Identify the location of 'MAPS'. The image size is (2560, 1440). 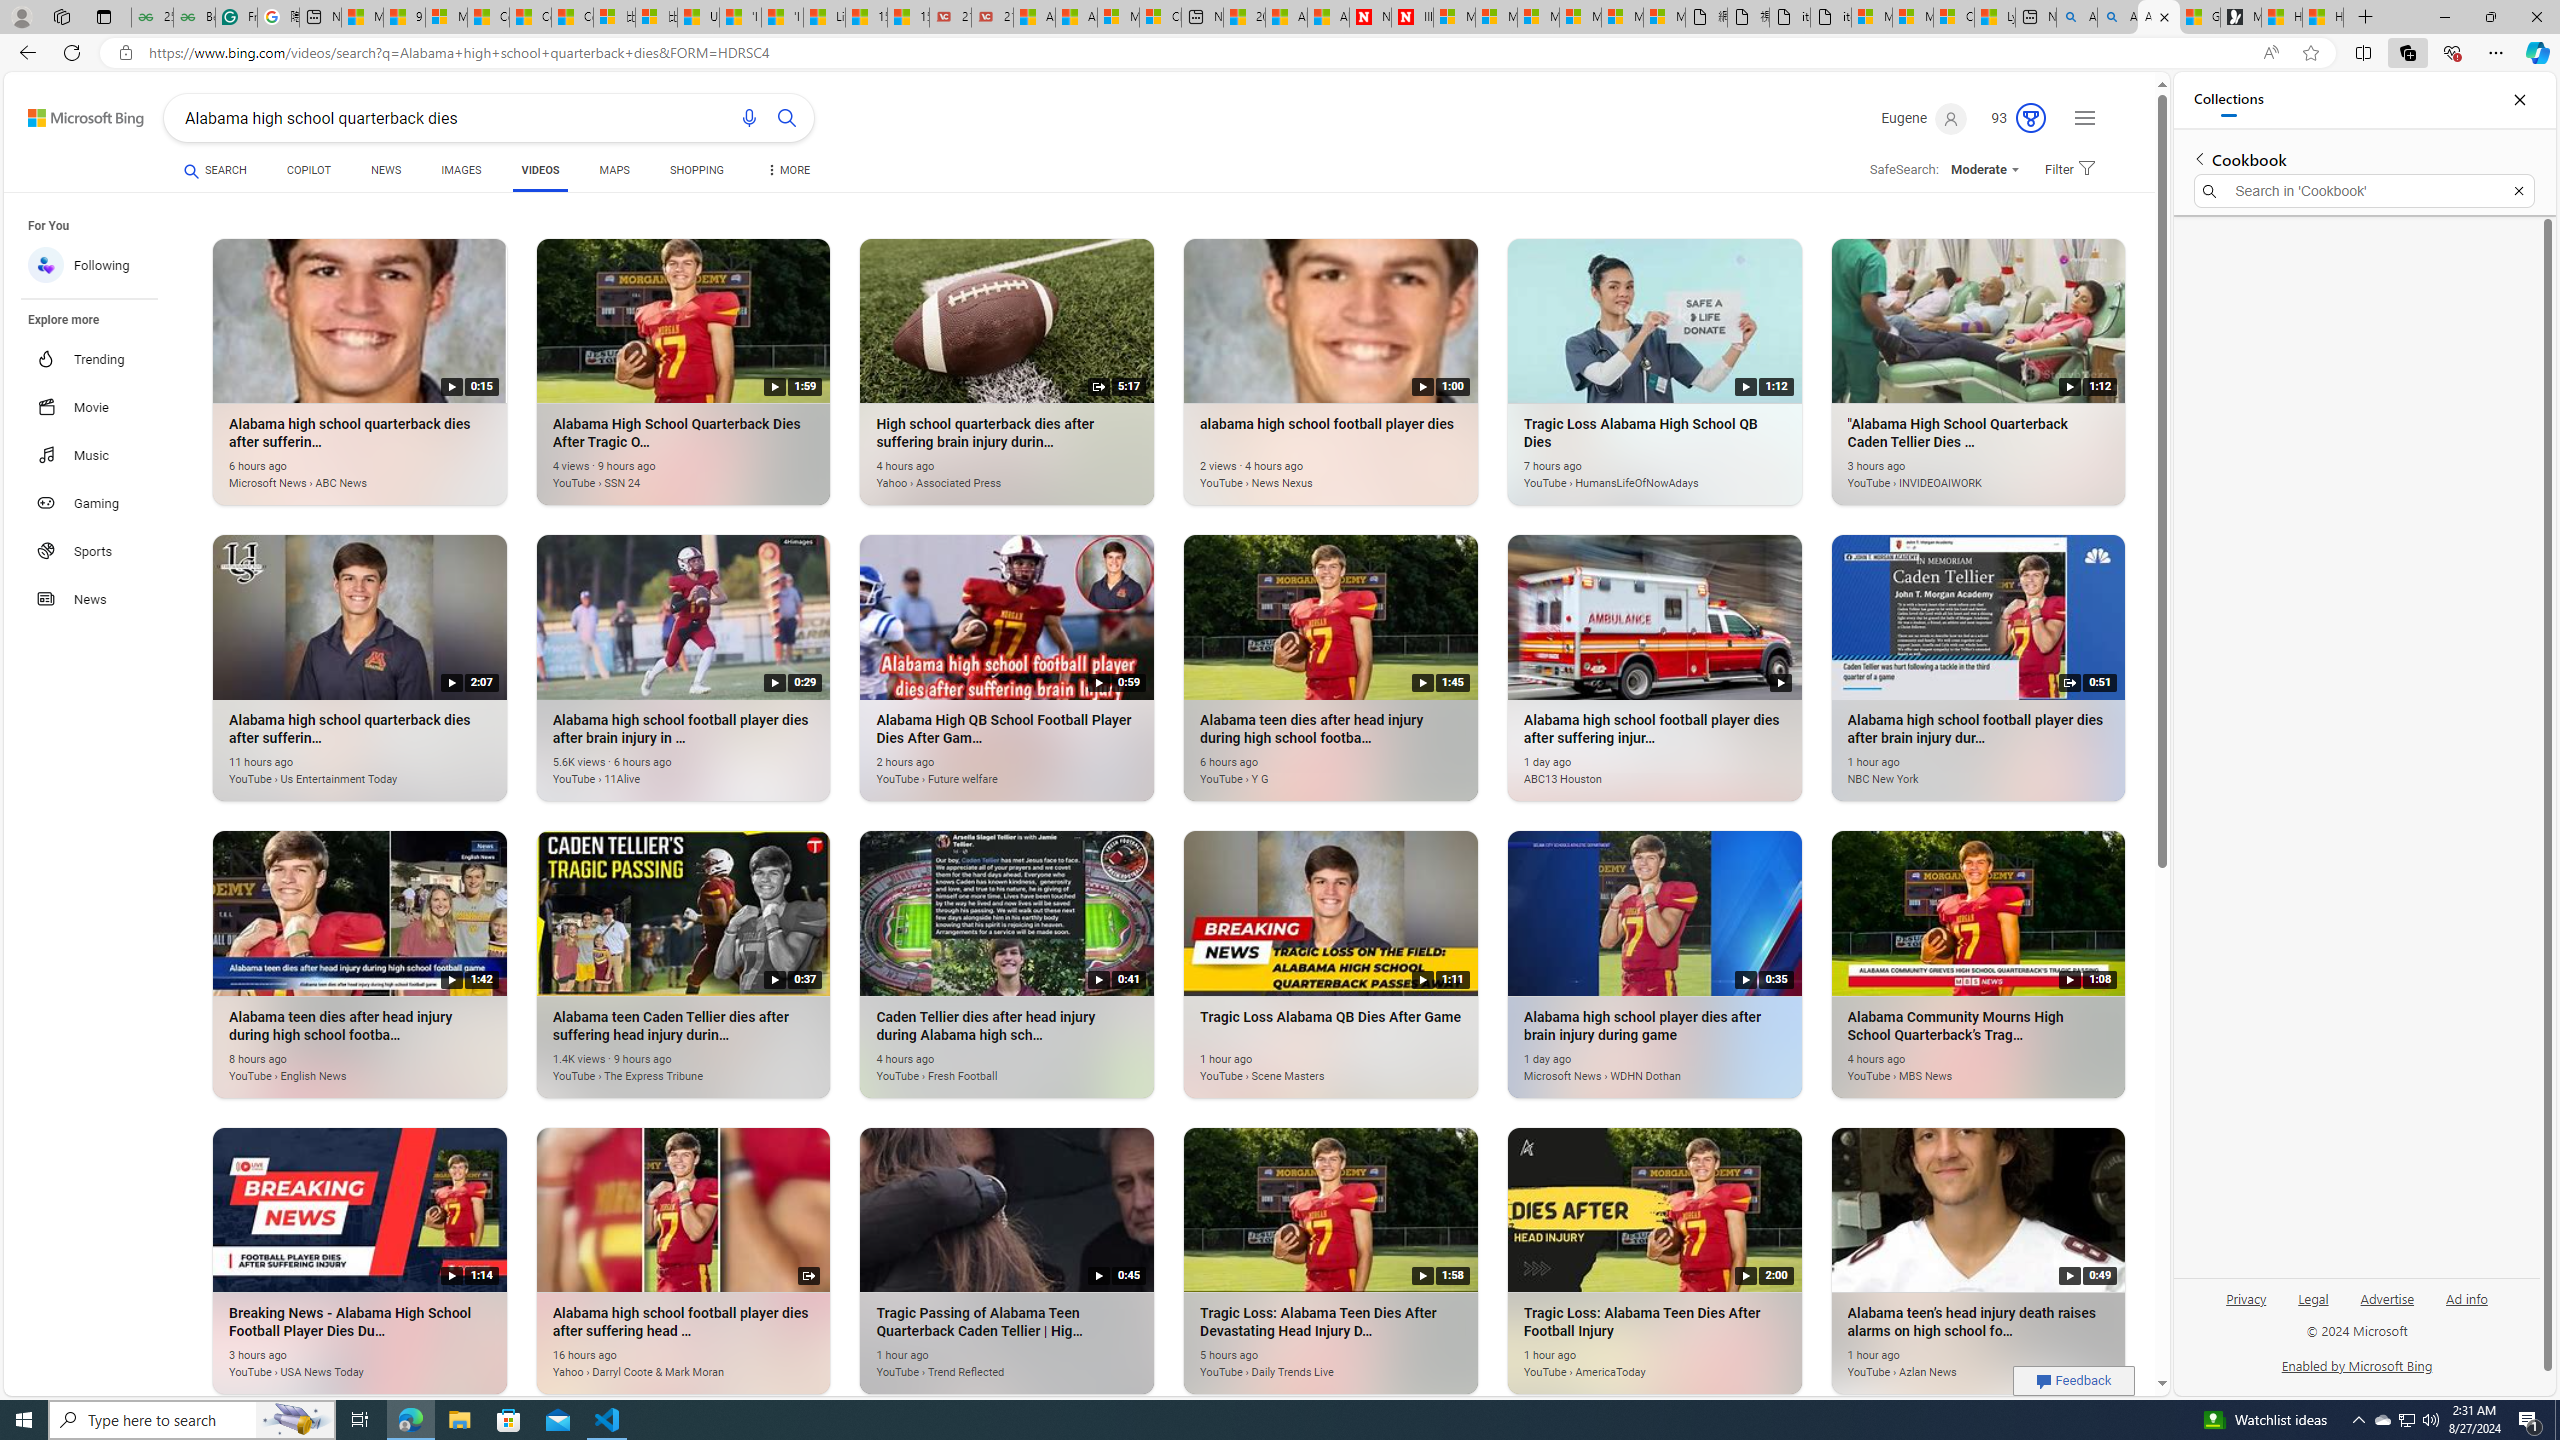
(613, 169).